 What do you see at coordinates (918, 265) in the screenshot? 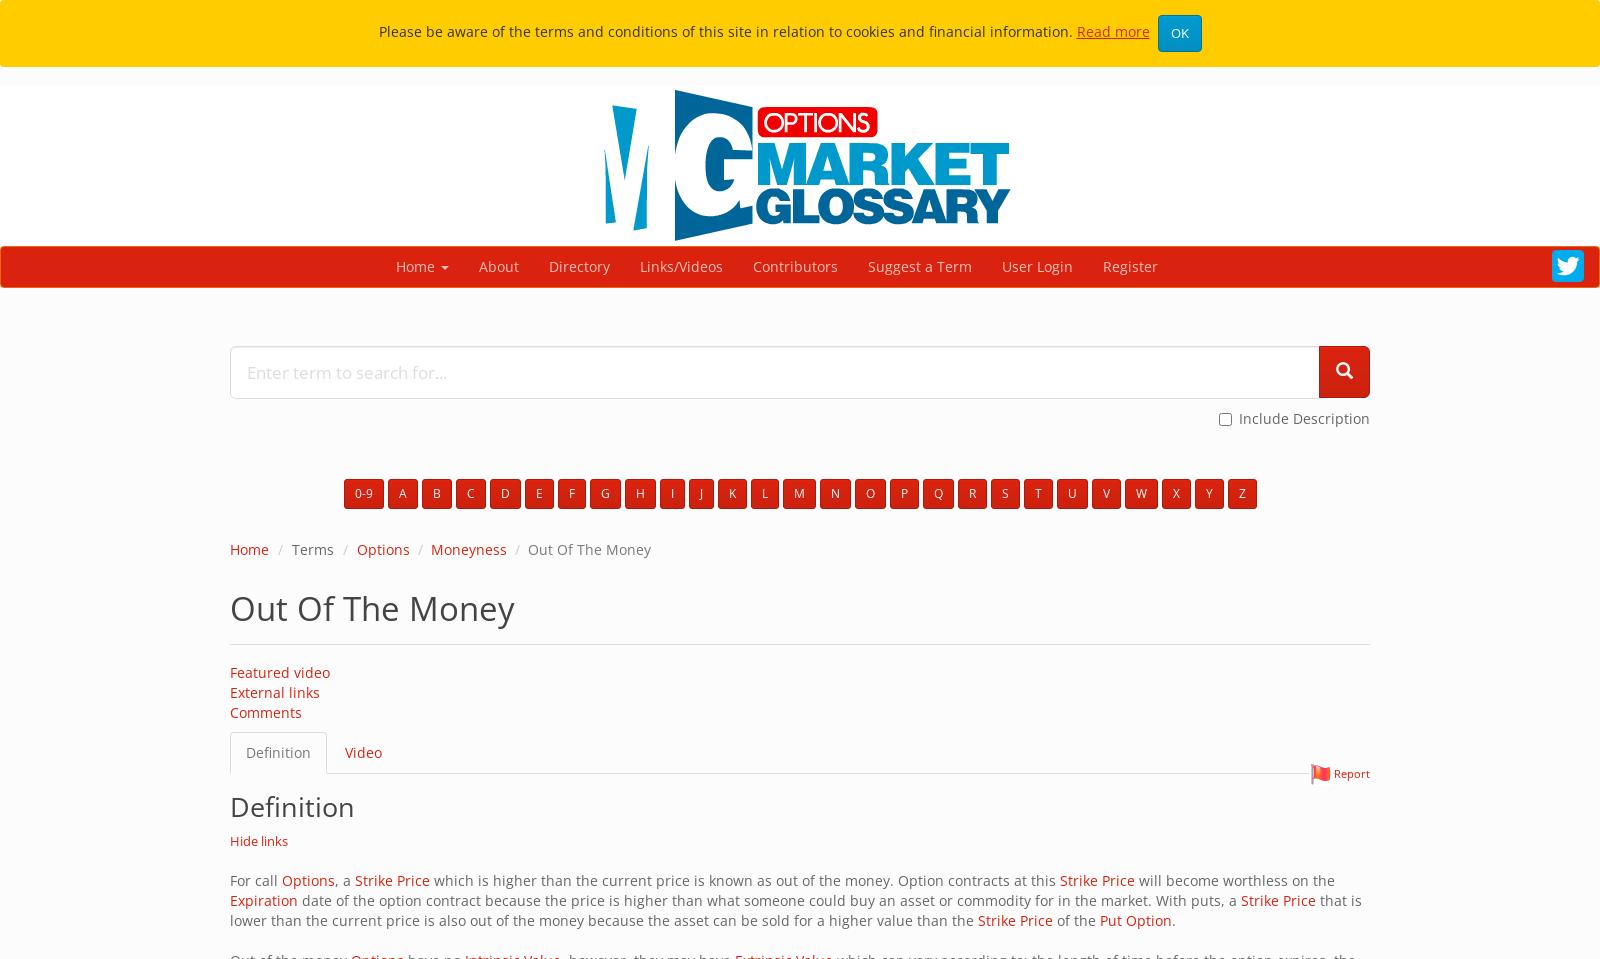
I see `'Suggest a Term'` at bounding box center [918, 265].